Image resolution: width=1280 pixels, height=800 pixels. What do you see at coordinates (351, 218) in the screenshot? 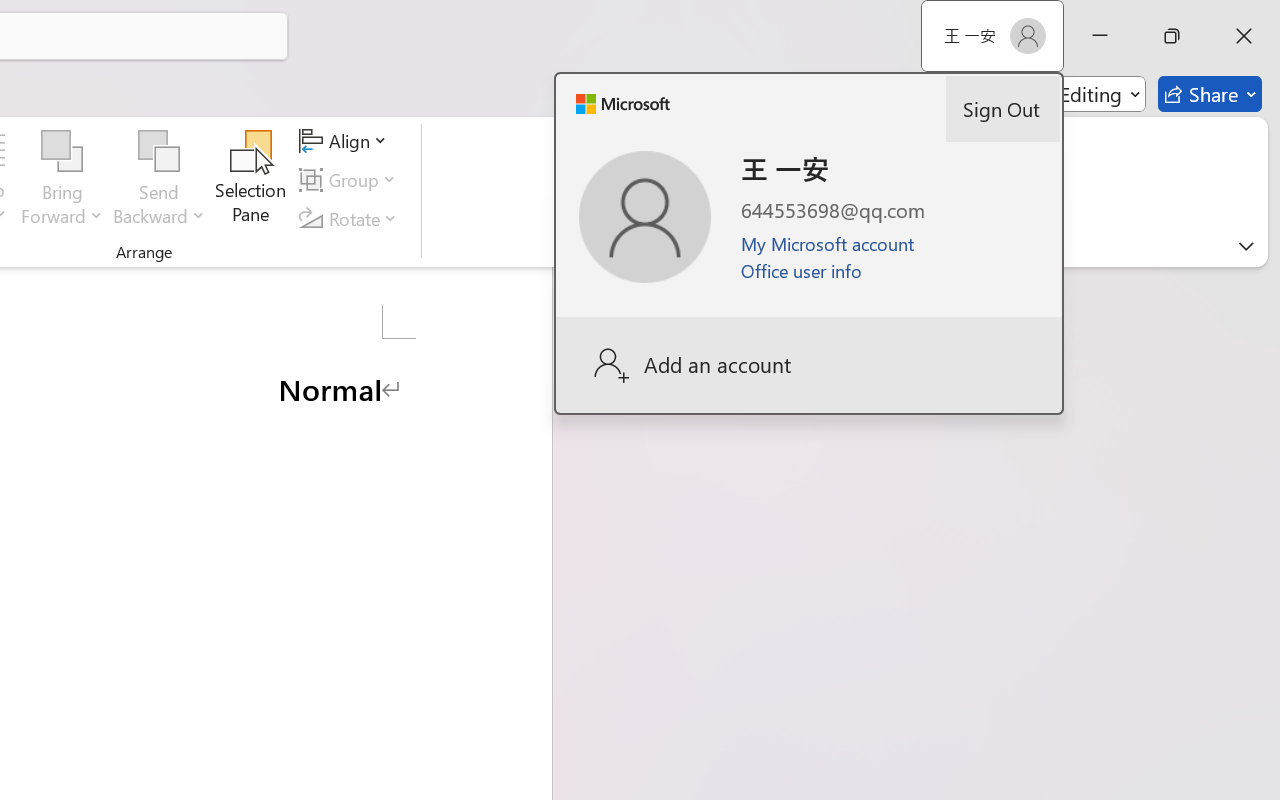
I see `'Rotate'` at bounding box center [351, 218].